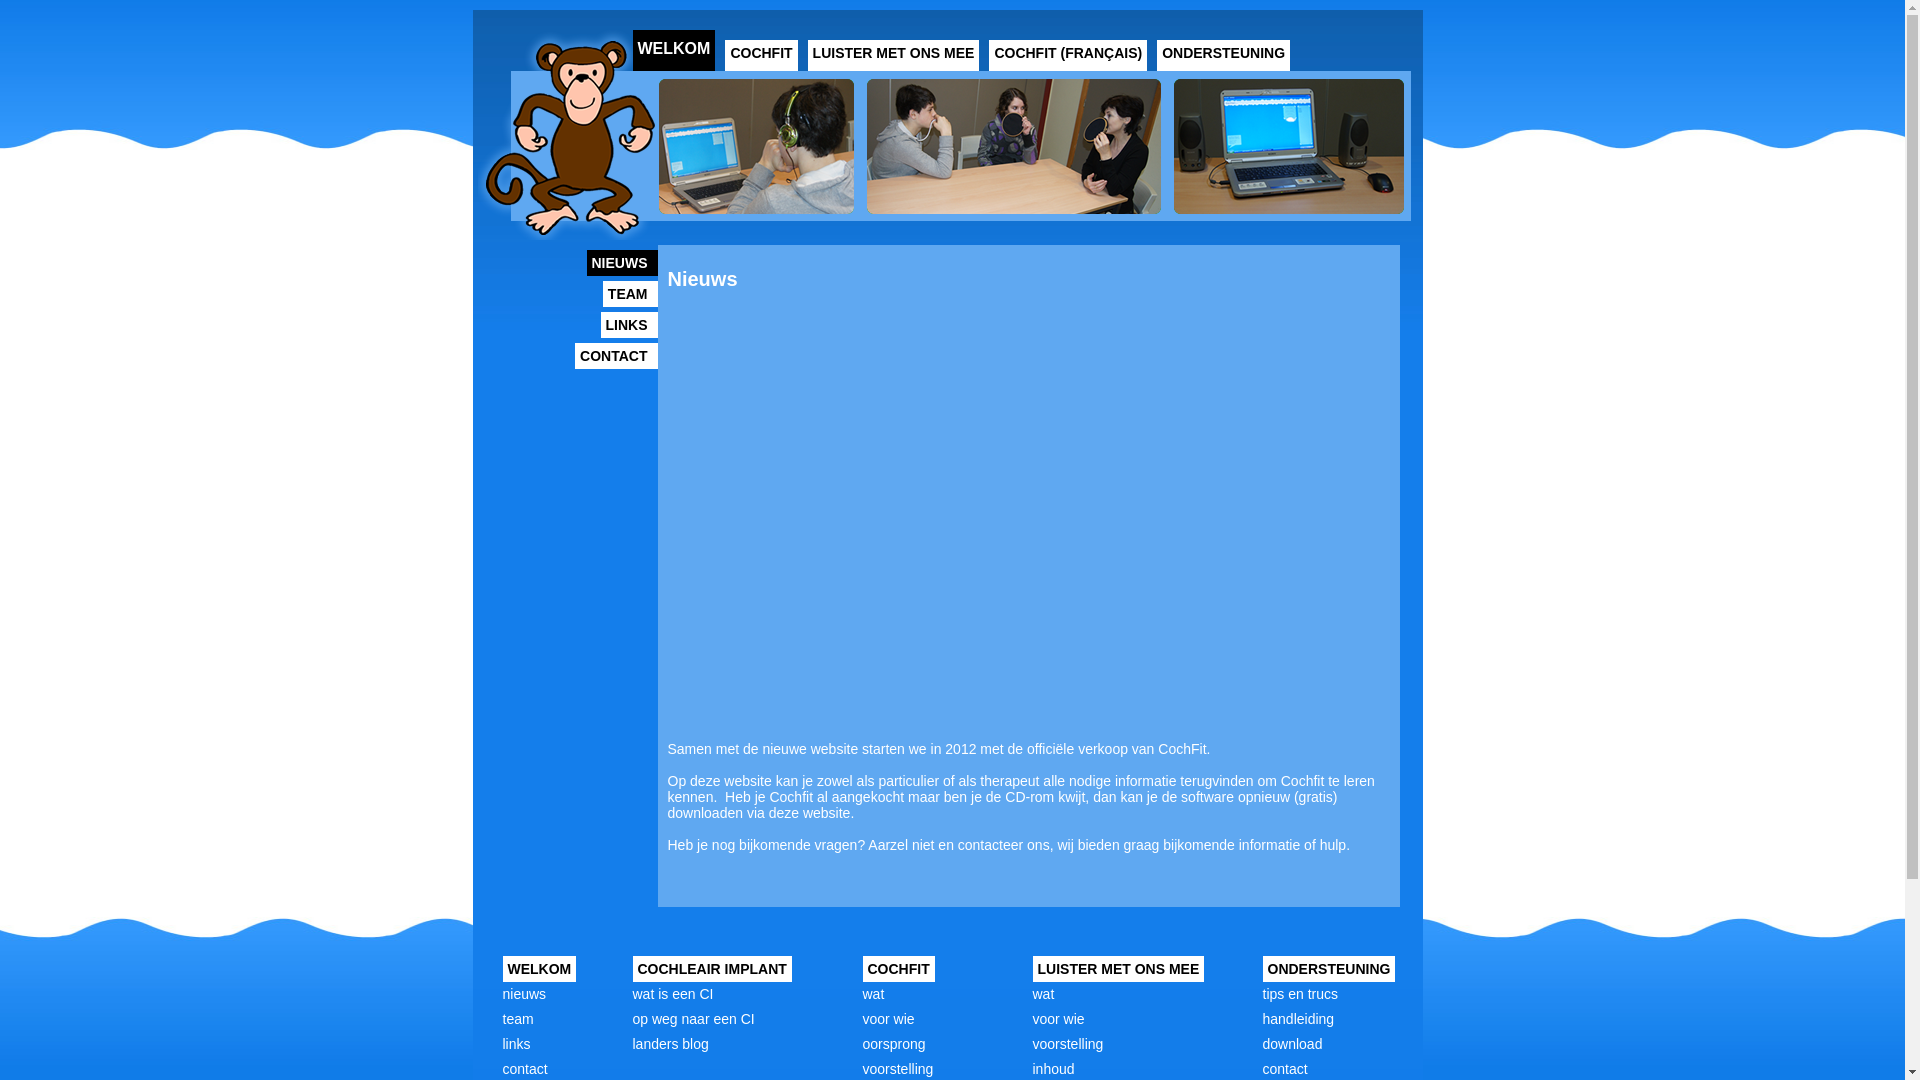 The width and height of the screenshot is (1920, 1080). I want to click on 'tips en trucs', so click(1299, 994).